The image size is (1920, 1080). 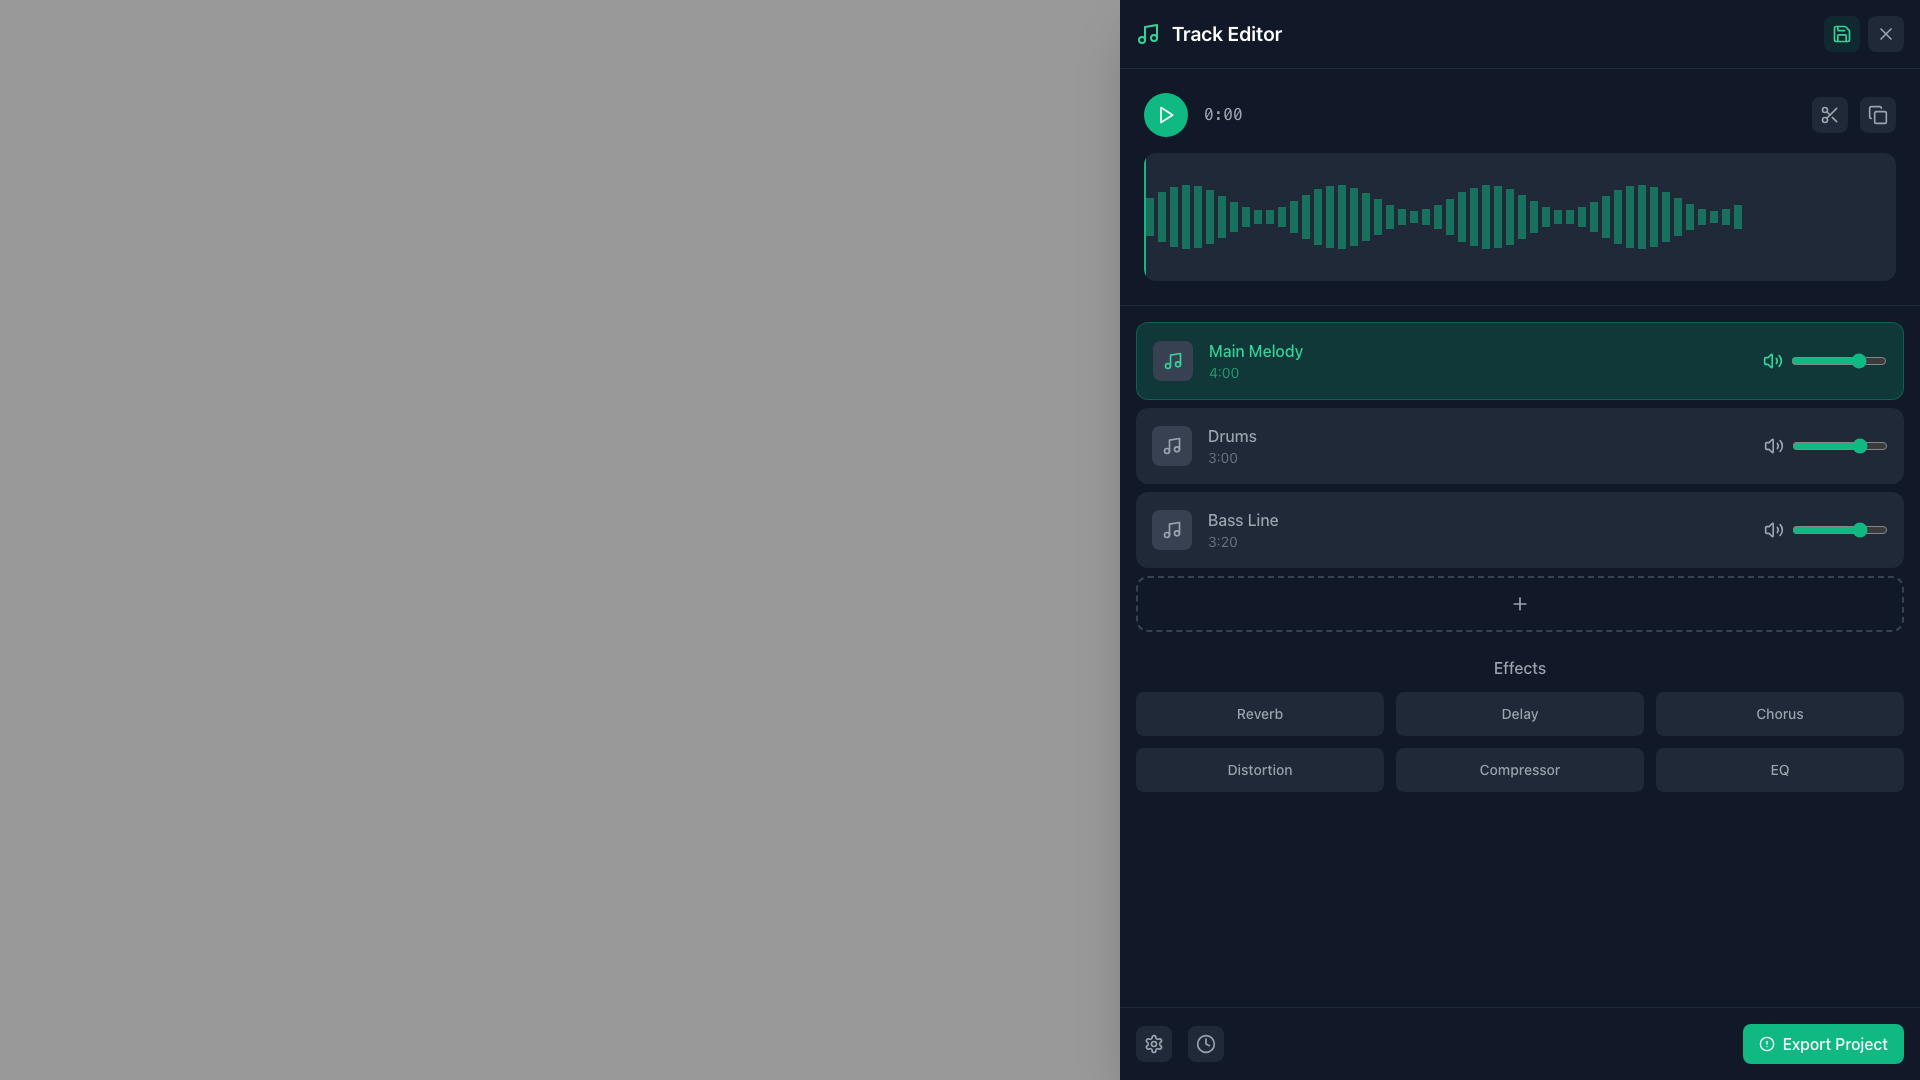 What do you see at coordinates (1171, 528) in the screenshot?
I see `the music note icon representing the 'Bass Line' section in the track editor interface, which is located inside a dark square box with rounded corners` at bounding box center [1171, 528].